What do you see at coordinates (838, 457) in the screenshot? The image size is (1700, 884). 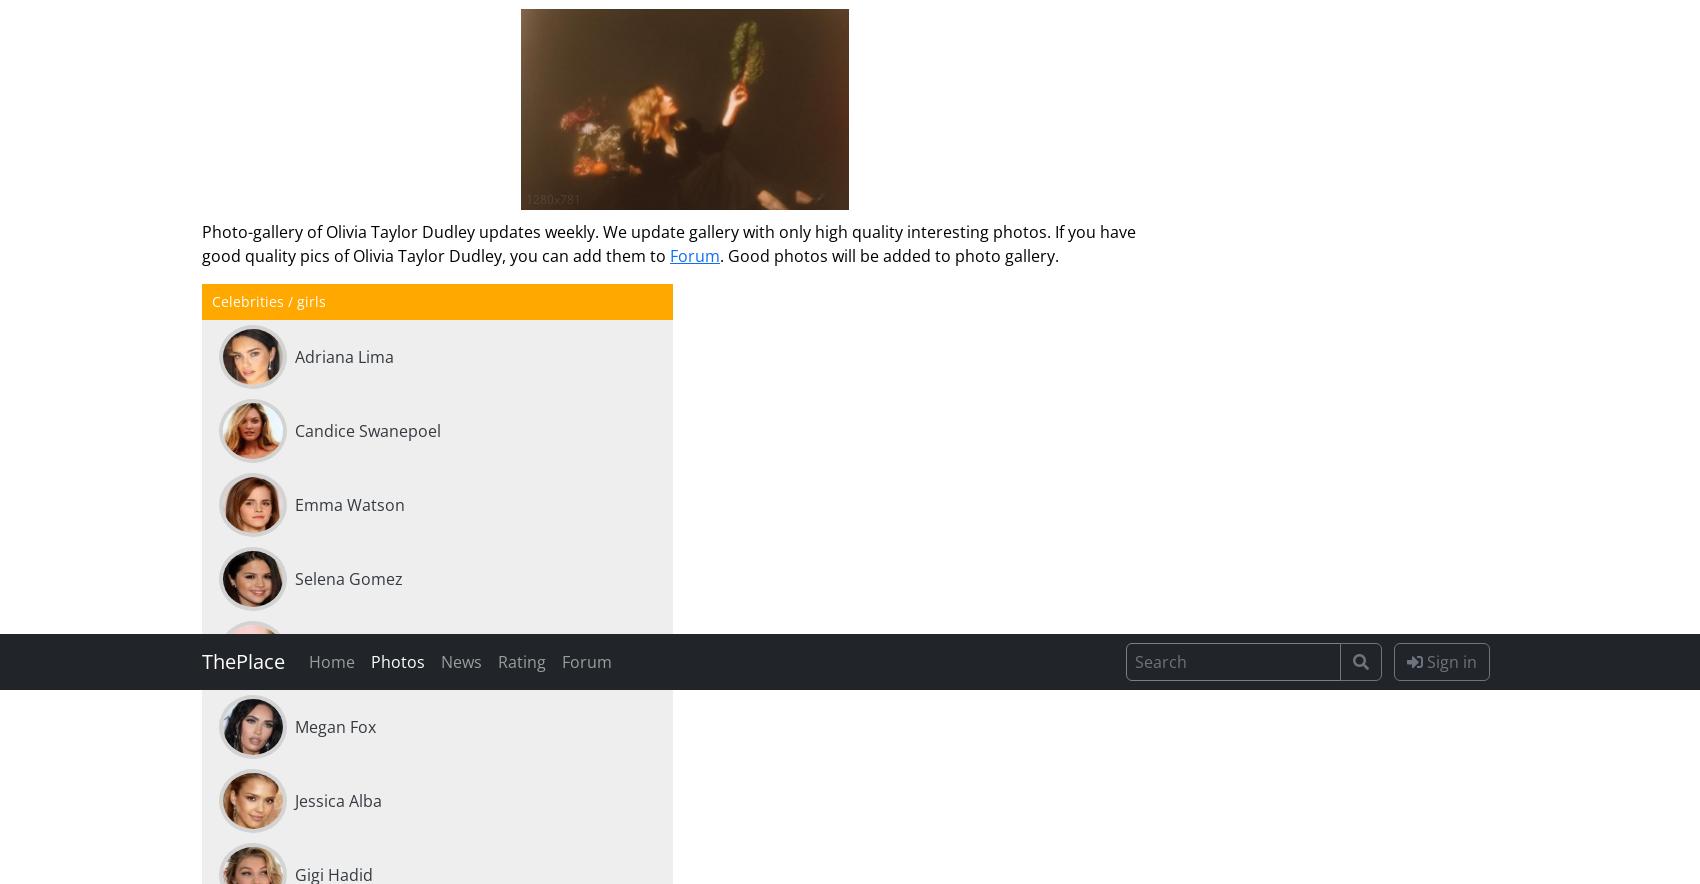 I see `'13 Sep 17:06'` at bounding box center [838, 457].